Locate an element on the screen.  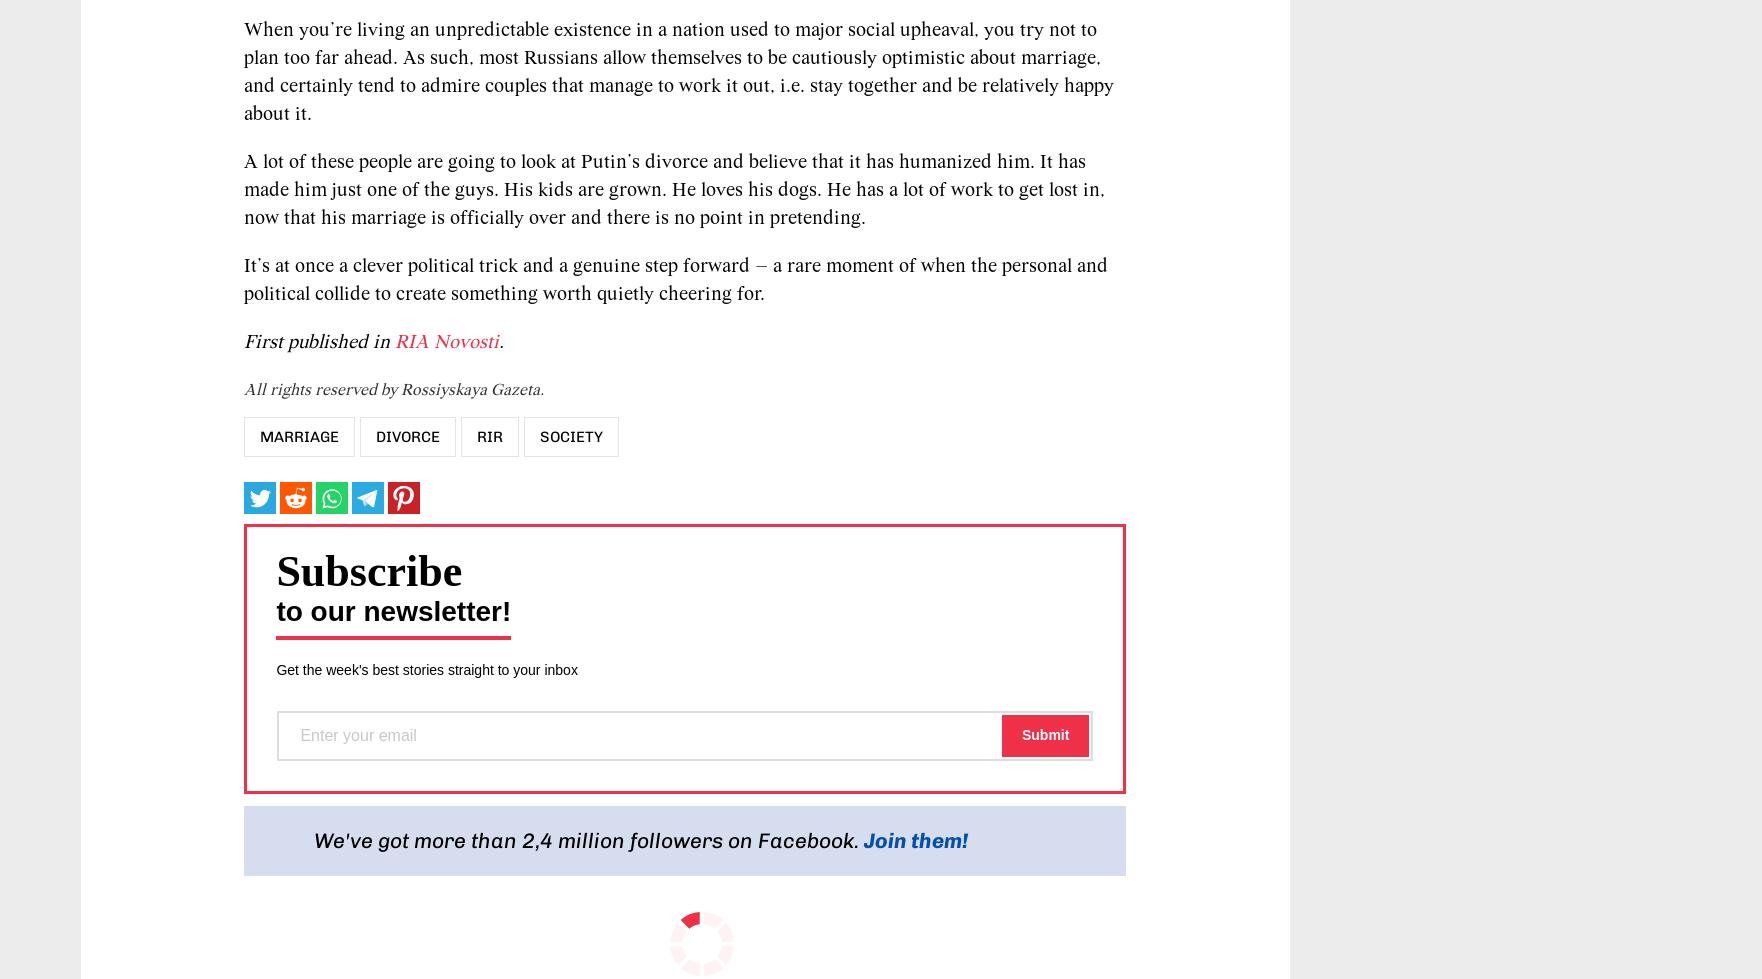
'marriage' is located at coordinates (299, 436).